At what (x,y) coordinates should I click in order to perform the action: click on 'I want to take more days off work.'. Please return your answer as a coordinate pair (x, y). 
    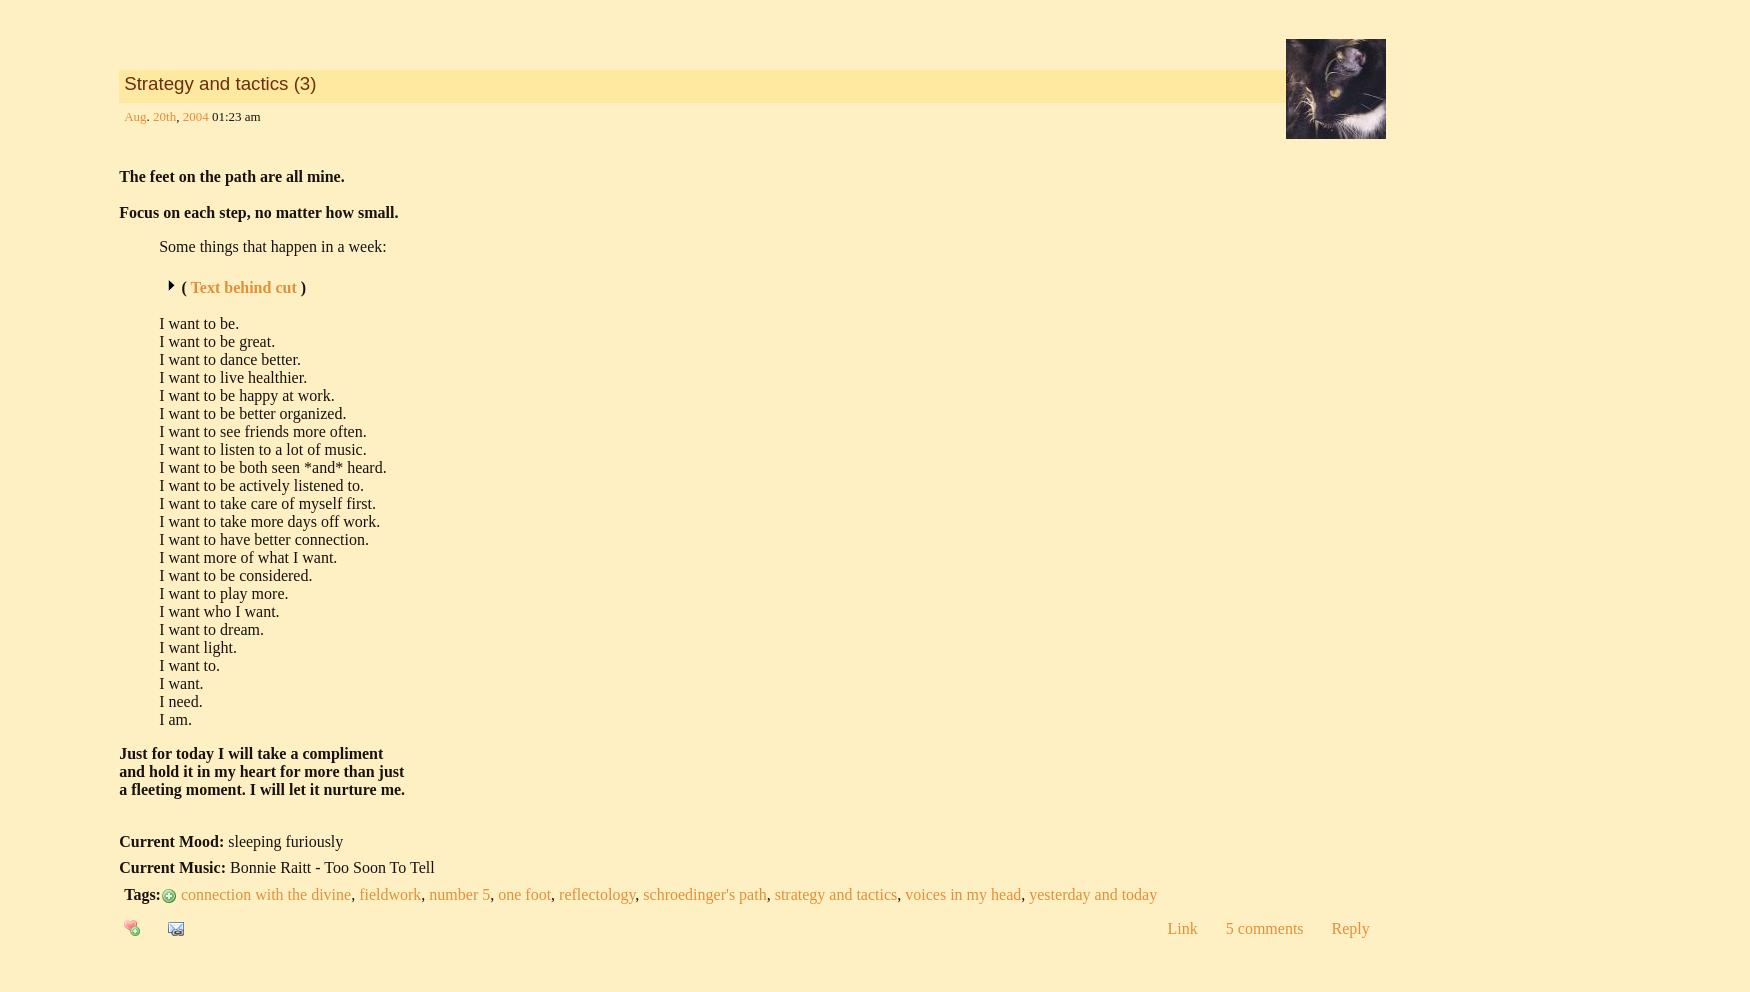
    Looking at the image, I should click on (268, 520).